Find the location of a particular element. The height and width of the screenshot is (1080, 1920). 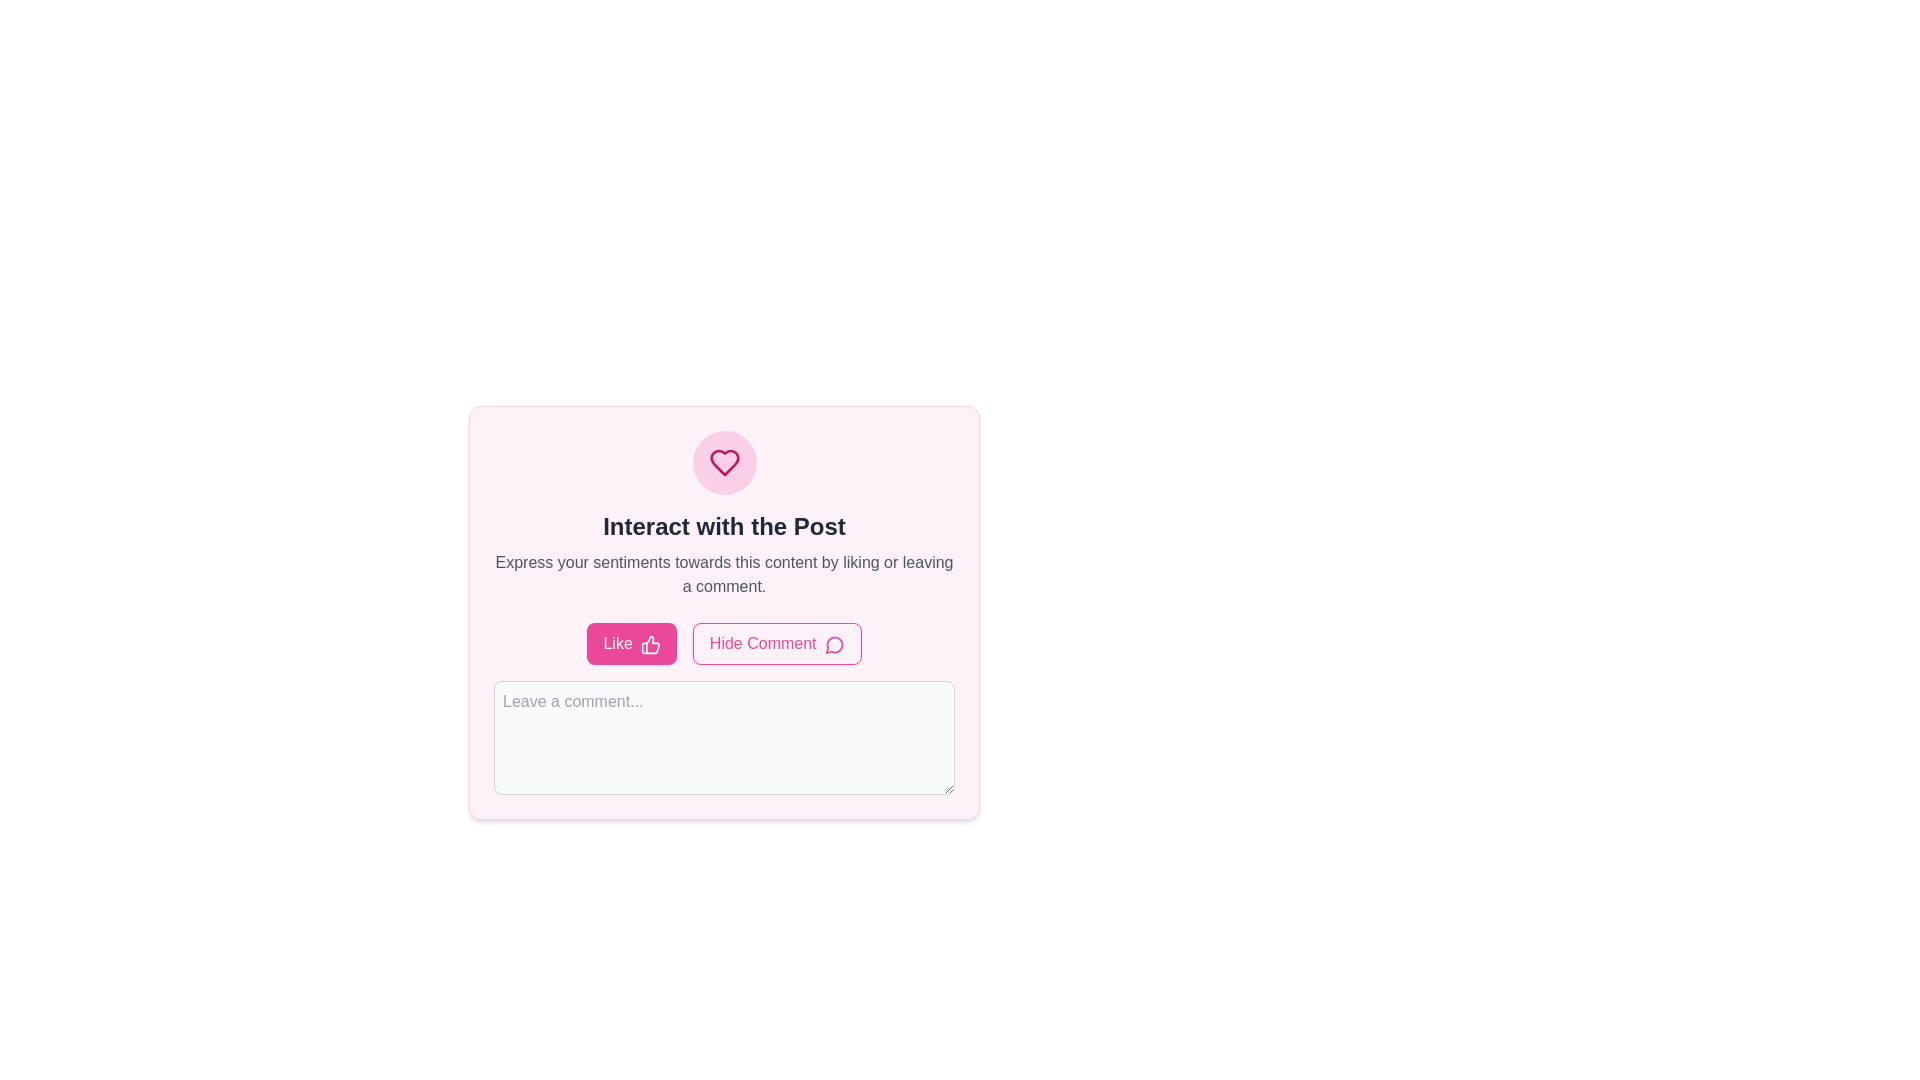

the button to the immediate right of the 'Like' button, which toggles the visibility of comments on the post is located at coordinates (776, 644).